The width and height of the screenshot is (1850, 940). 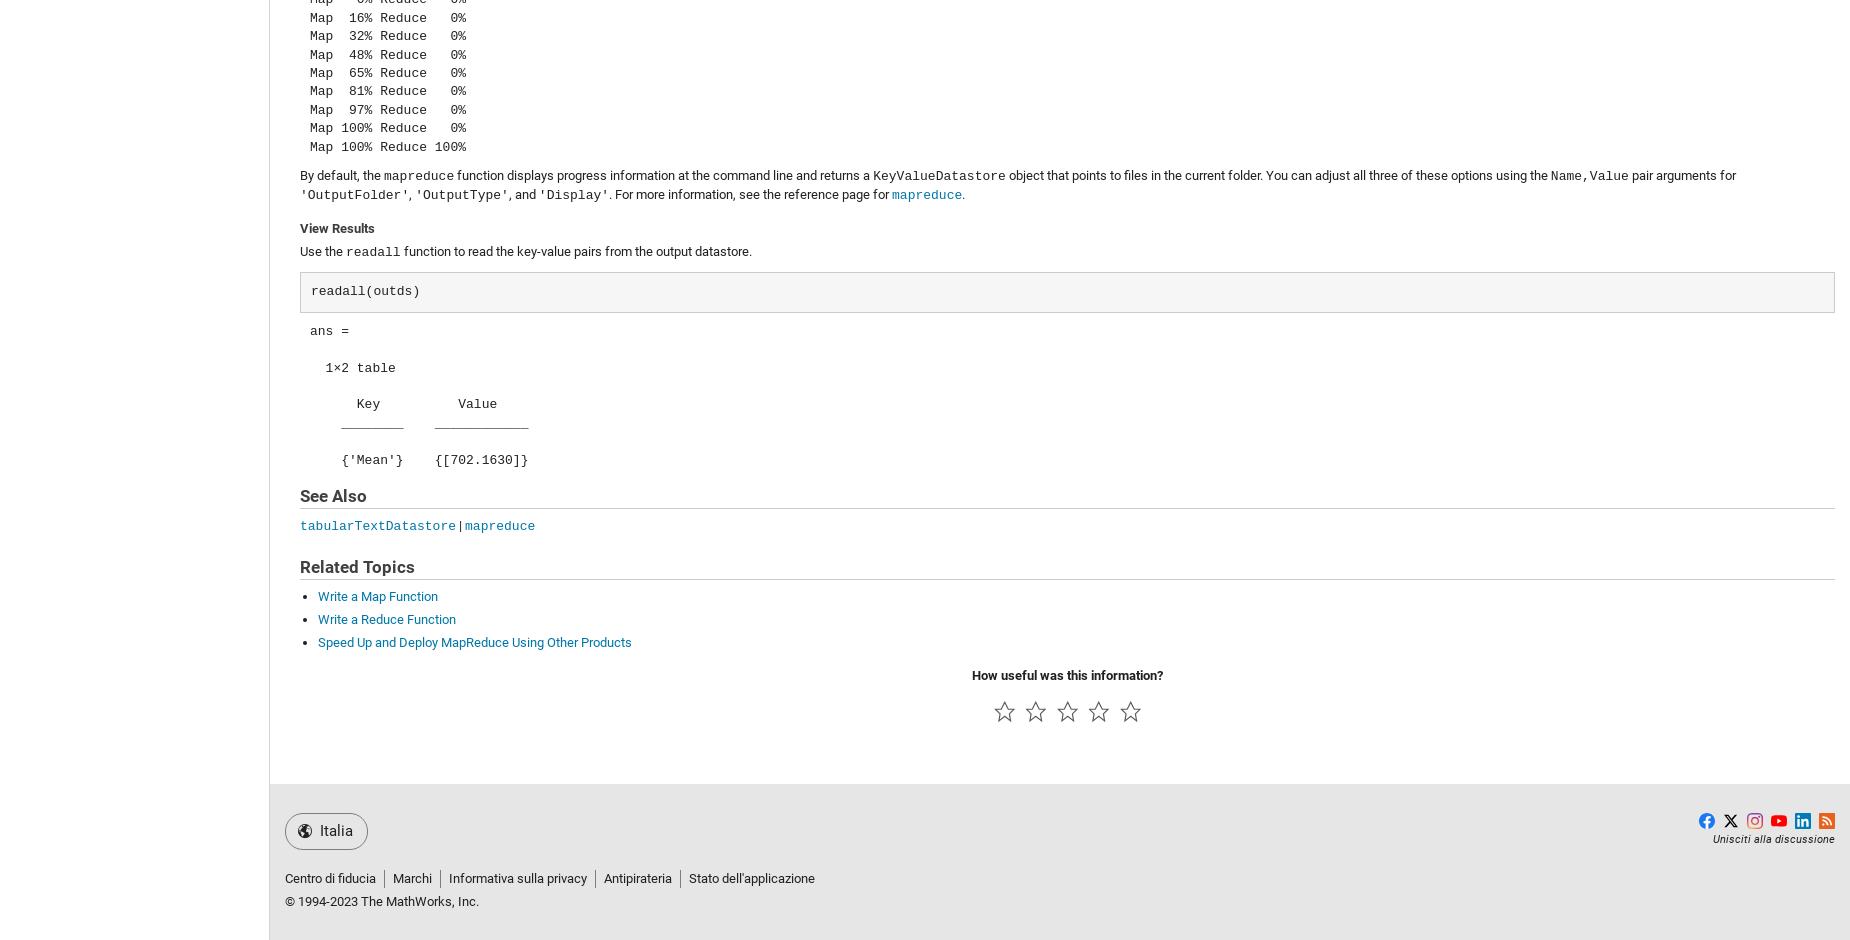 I want to click on ''OutputFolder'', so click(x=353, y=195).